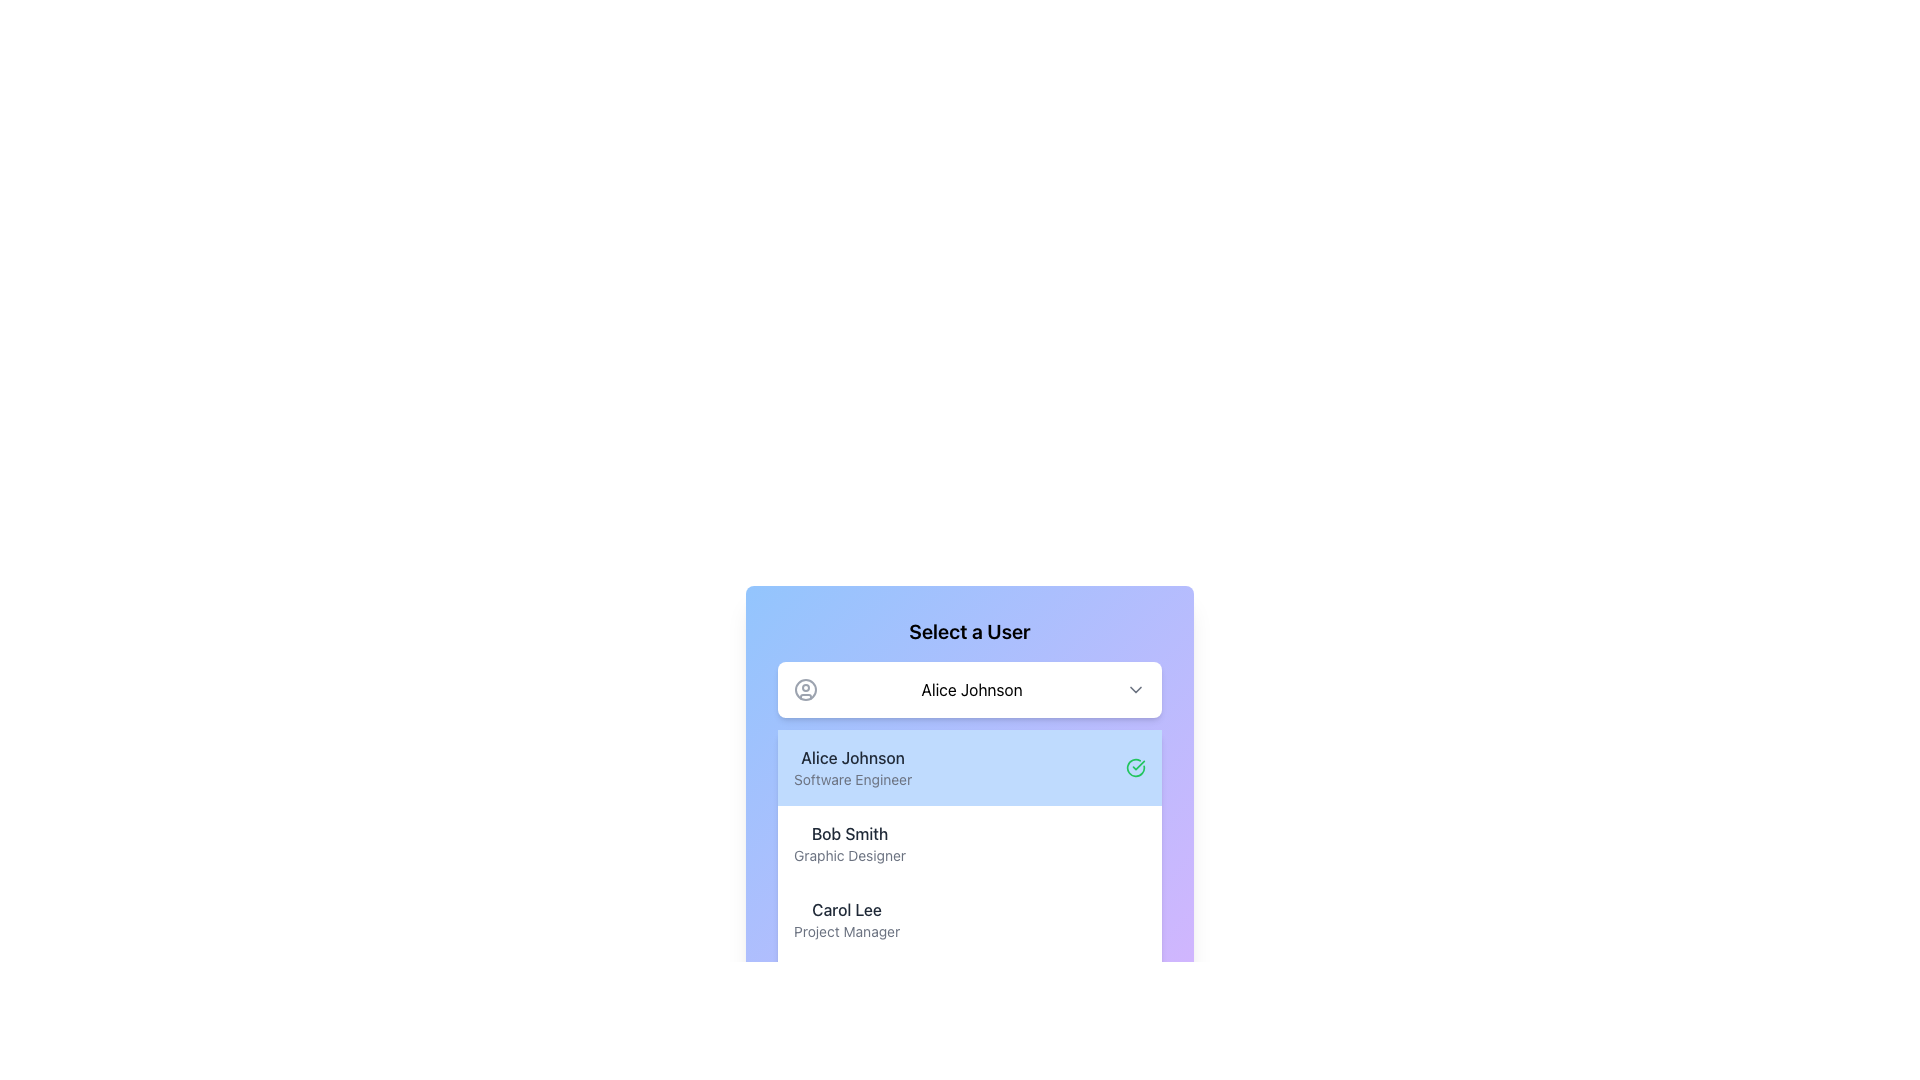 The image size is (1920, 1080). Describe the element at coordinates (969, 689) in the screenshot. I see `the dropdown trigger labeled 'Alice Johnson'` at that location.